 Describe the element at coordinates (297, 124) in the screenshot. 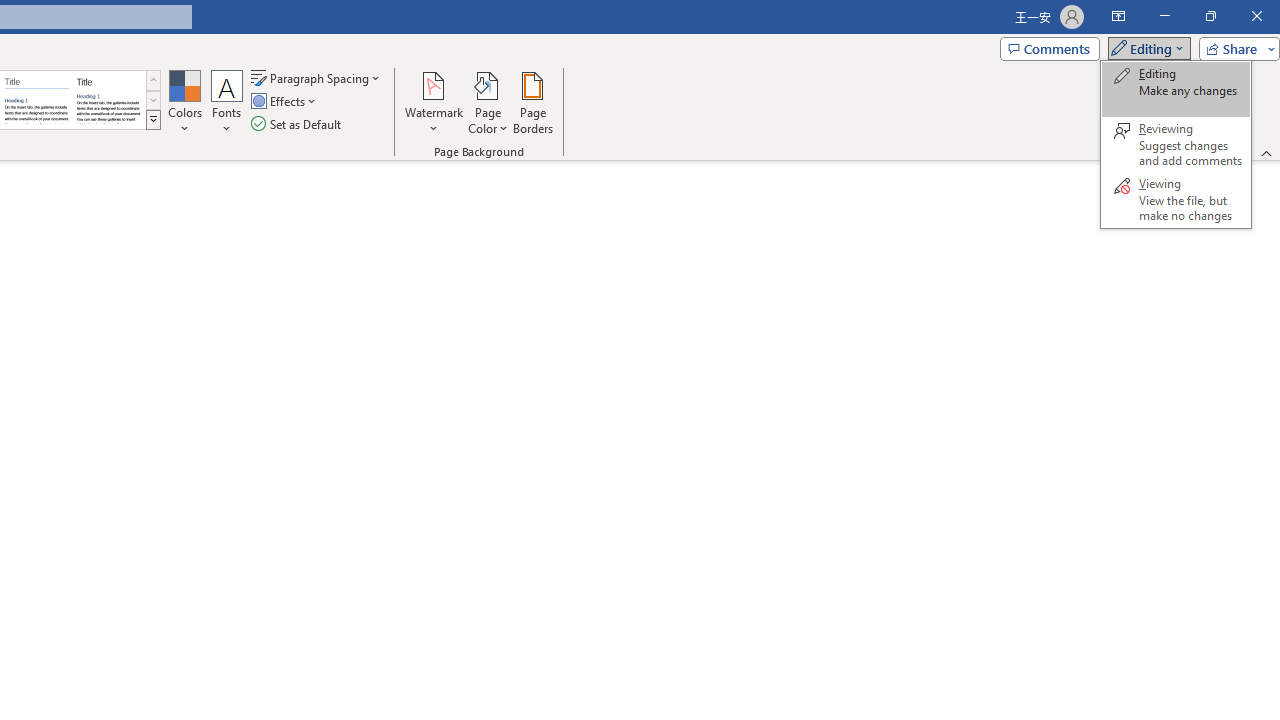

I see `'Set as Default'` at that location.